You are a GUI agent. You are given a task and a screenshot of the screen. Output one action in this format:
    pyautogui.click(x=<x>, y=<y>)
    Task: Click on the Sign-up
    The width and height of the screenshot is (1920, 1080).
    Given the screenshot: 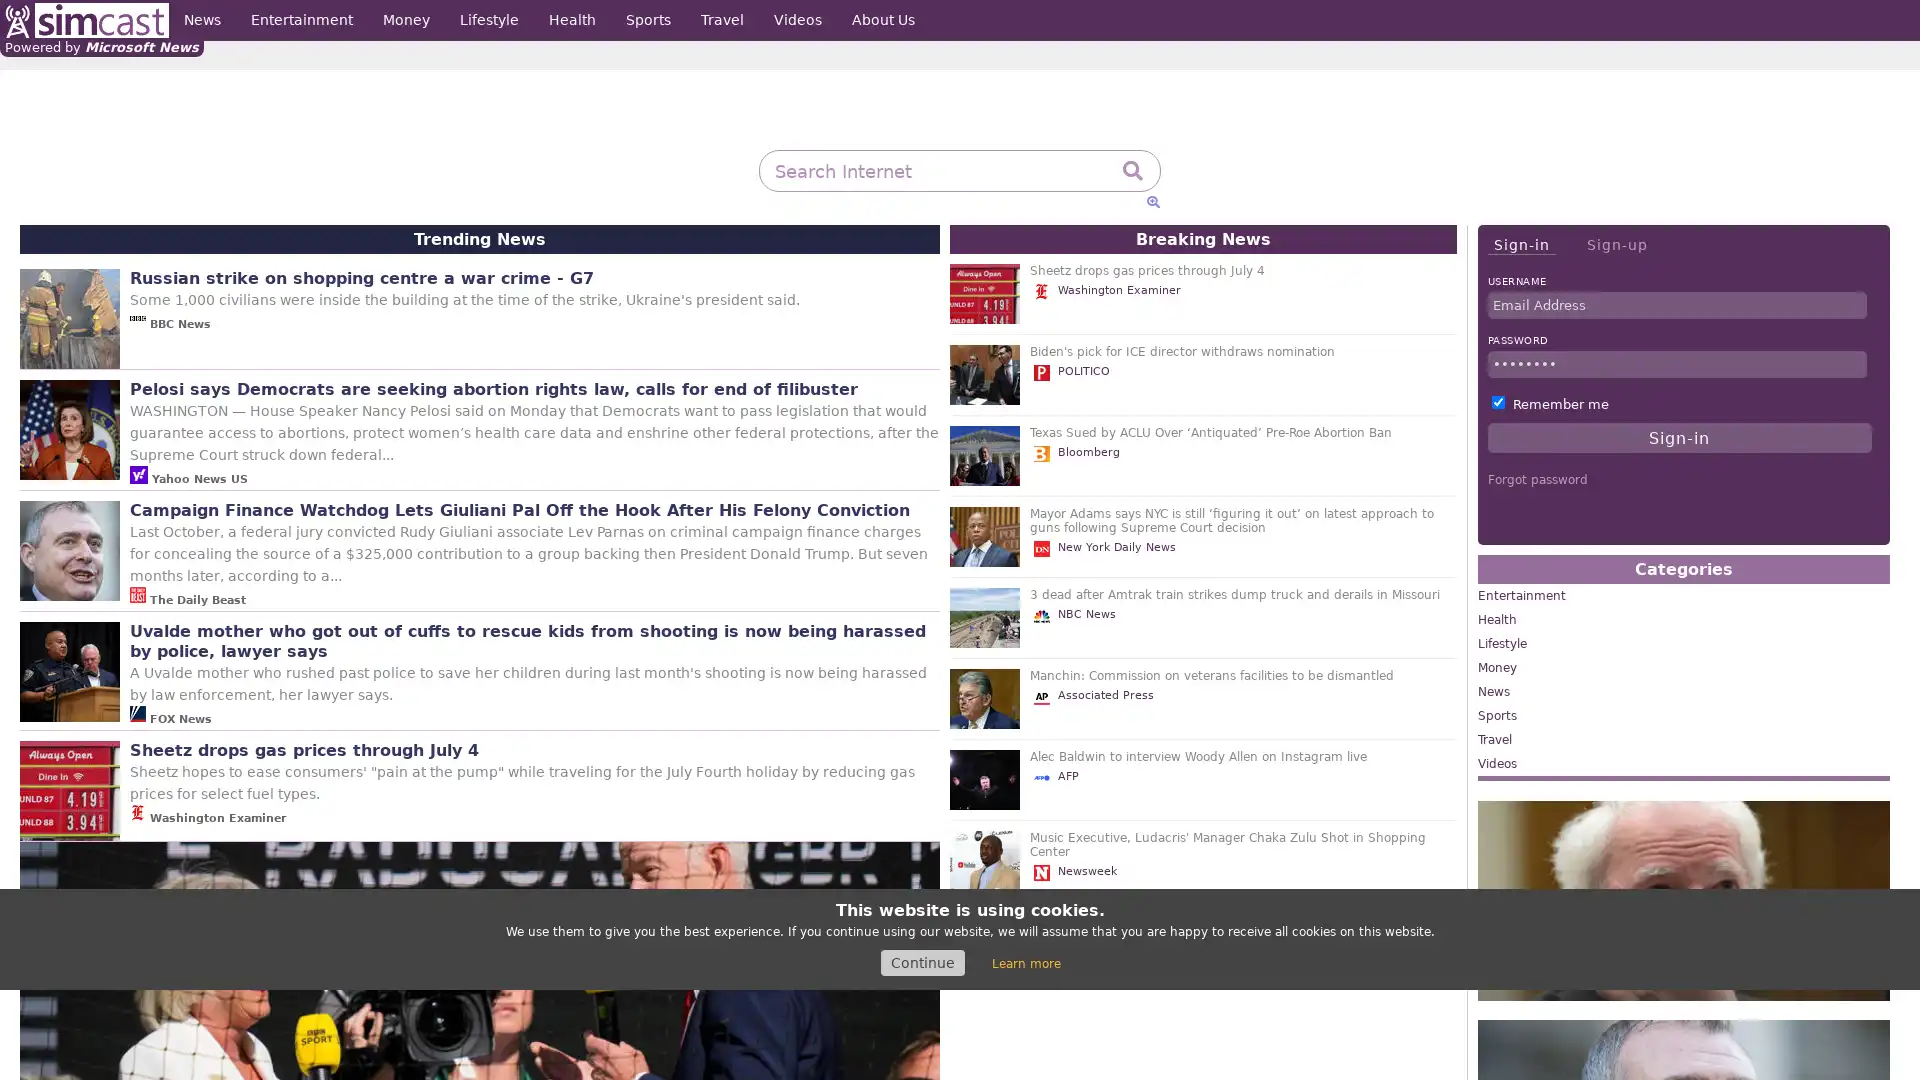 What is the action you would take?
    pyautogui.click(x=1616, y=244)
    